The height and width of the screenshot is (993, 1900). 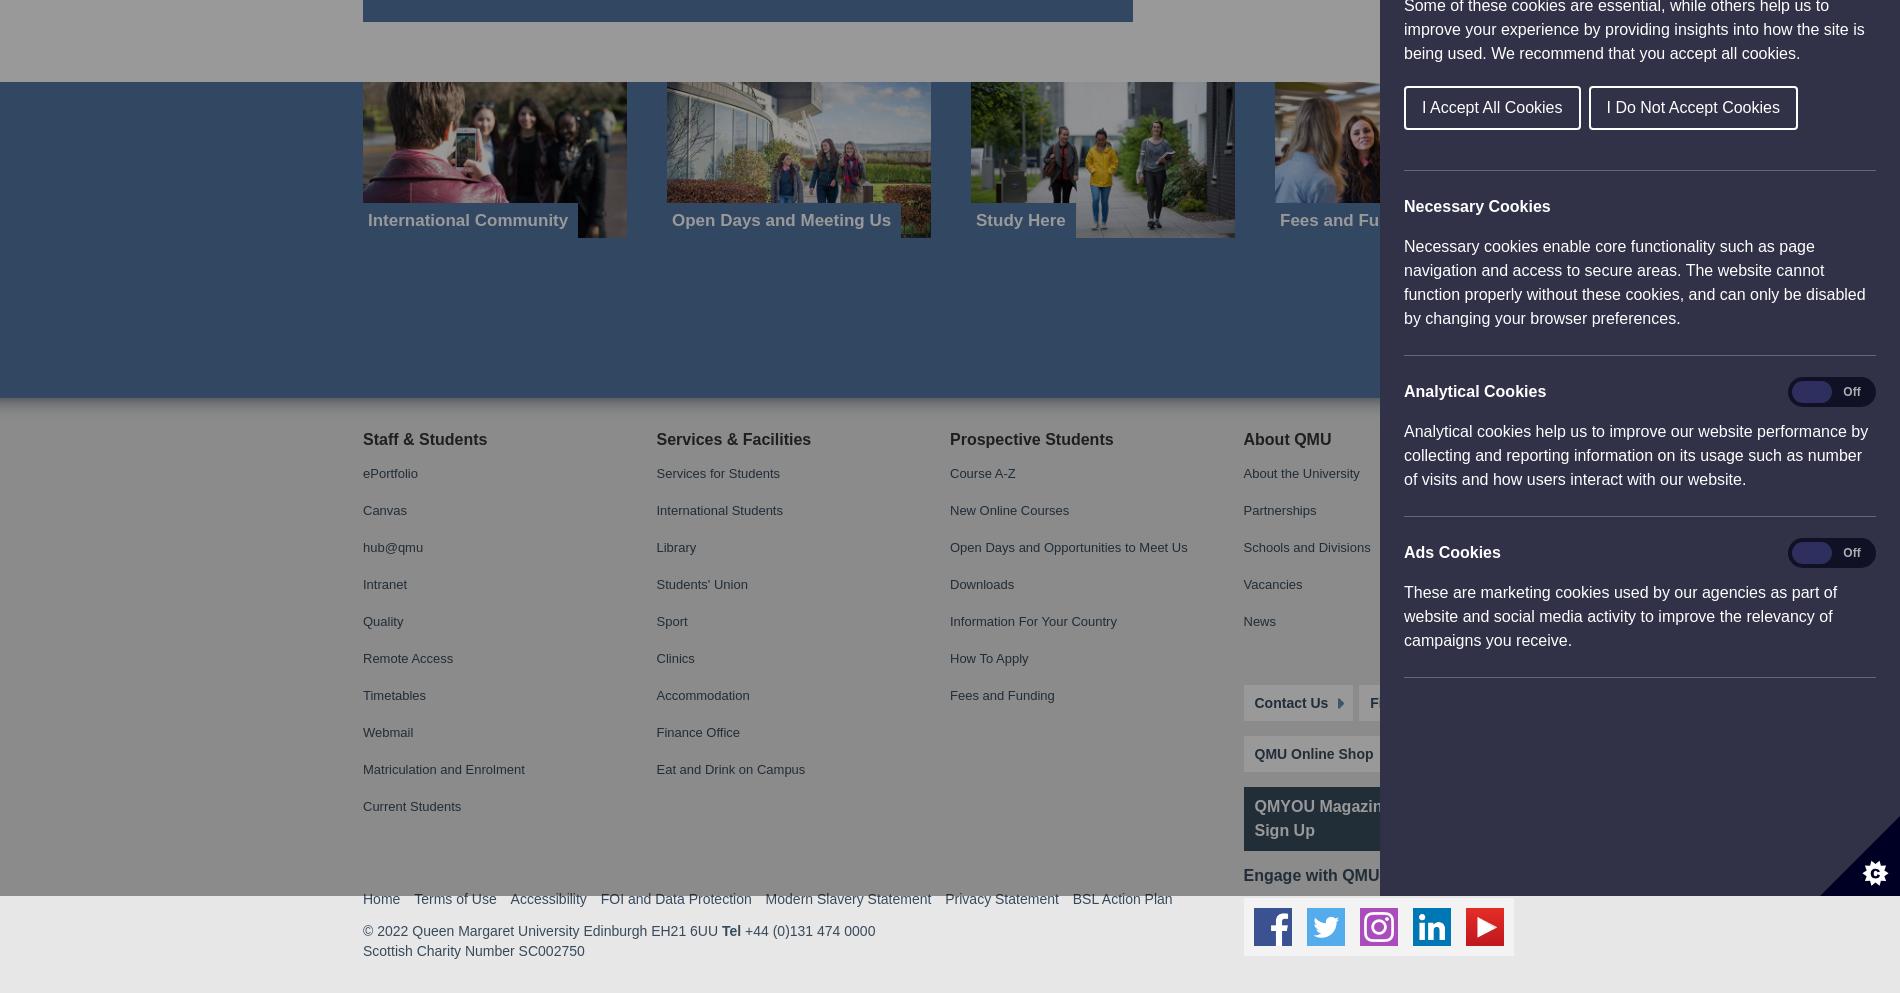 I want to click on 'Queen Margaret University Edinburgh EH21 6UU', so click(x=565, y=41).